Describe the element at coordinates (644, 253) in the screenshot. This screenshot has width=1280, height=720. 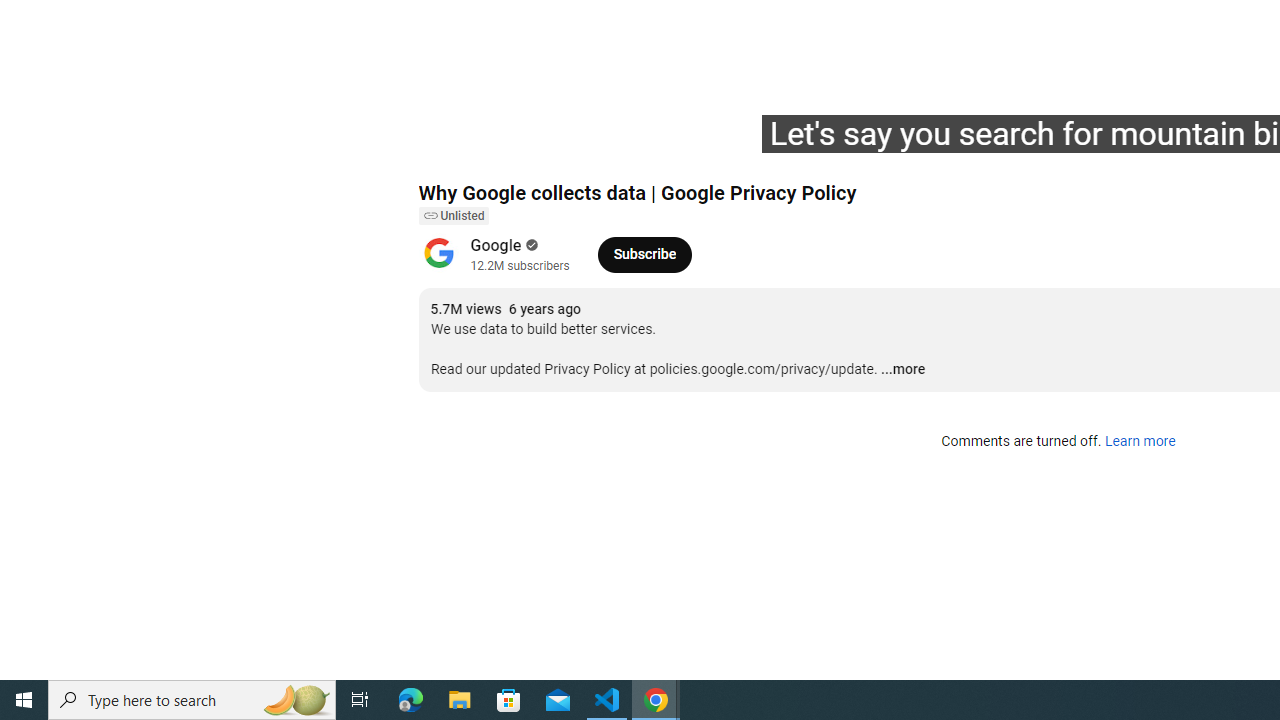
I see `'Subscribe to Google.'` at that location.